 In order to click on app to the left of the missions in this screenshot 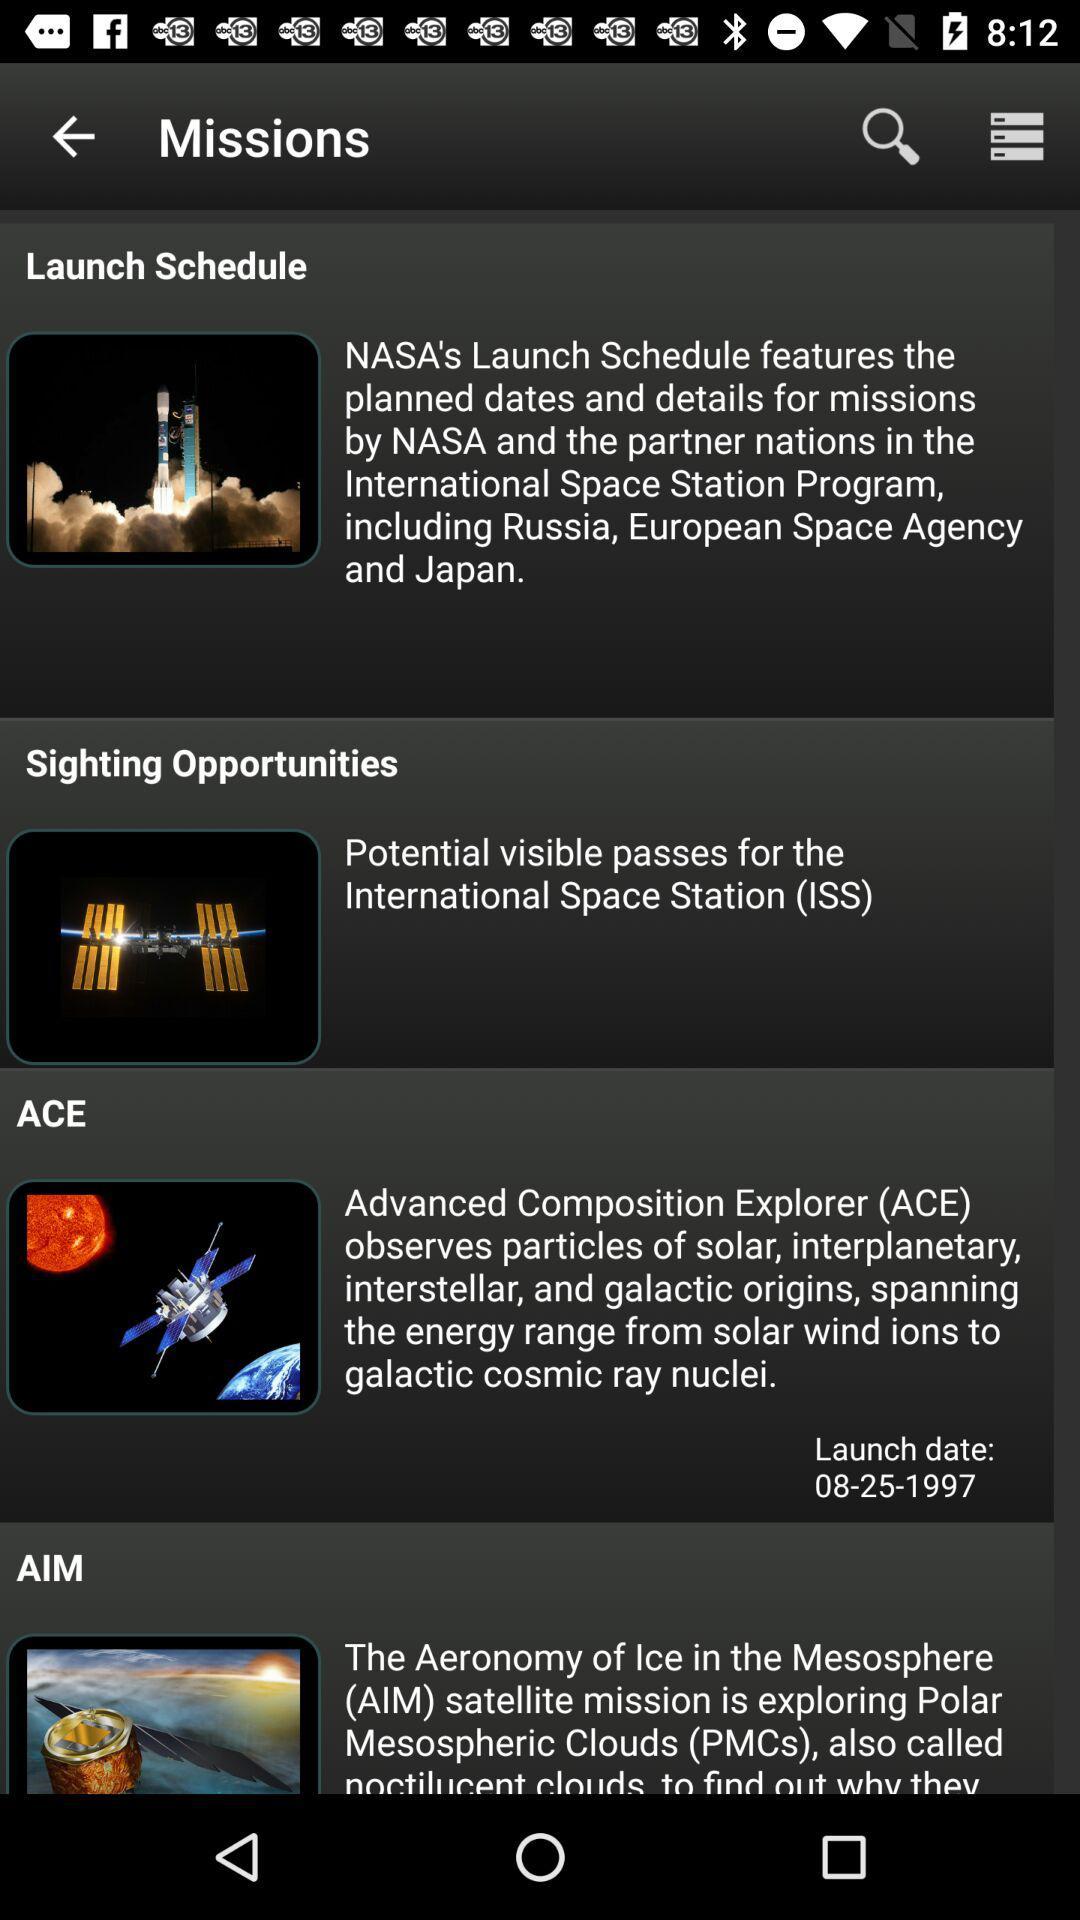, I will do `click(72, 135)`.